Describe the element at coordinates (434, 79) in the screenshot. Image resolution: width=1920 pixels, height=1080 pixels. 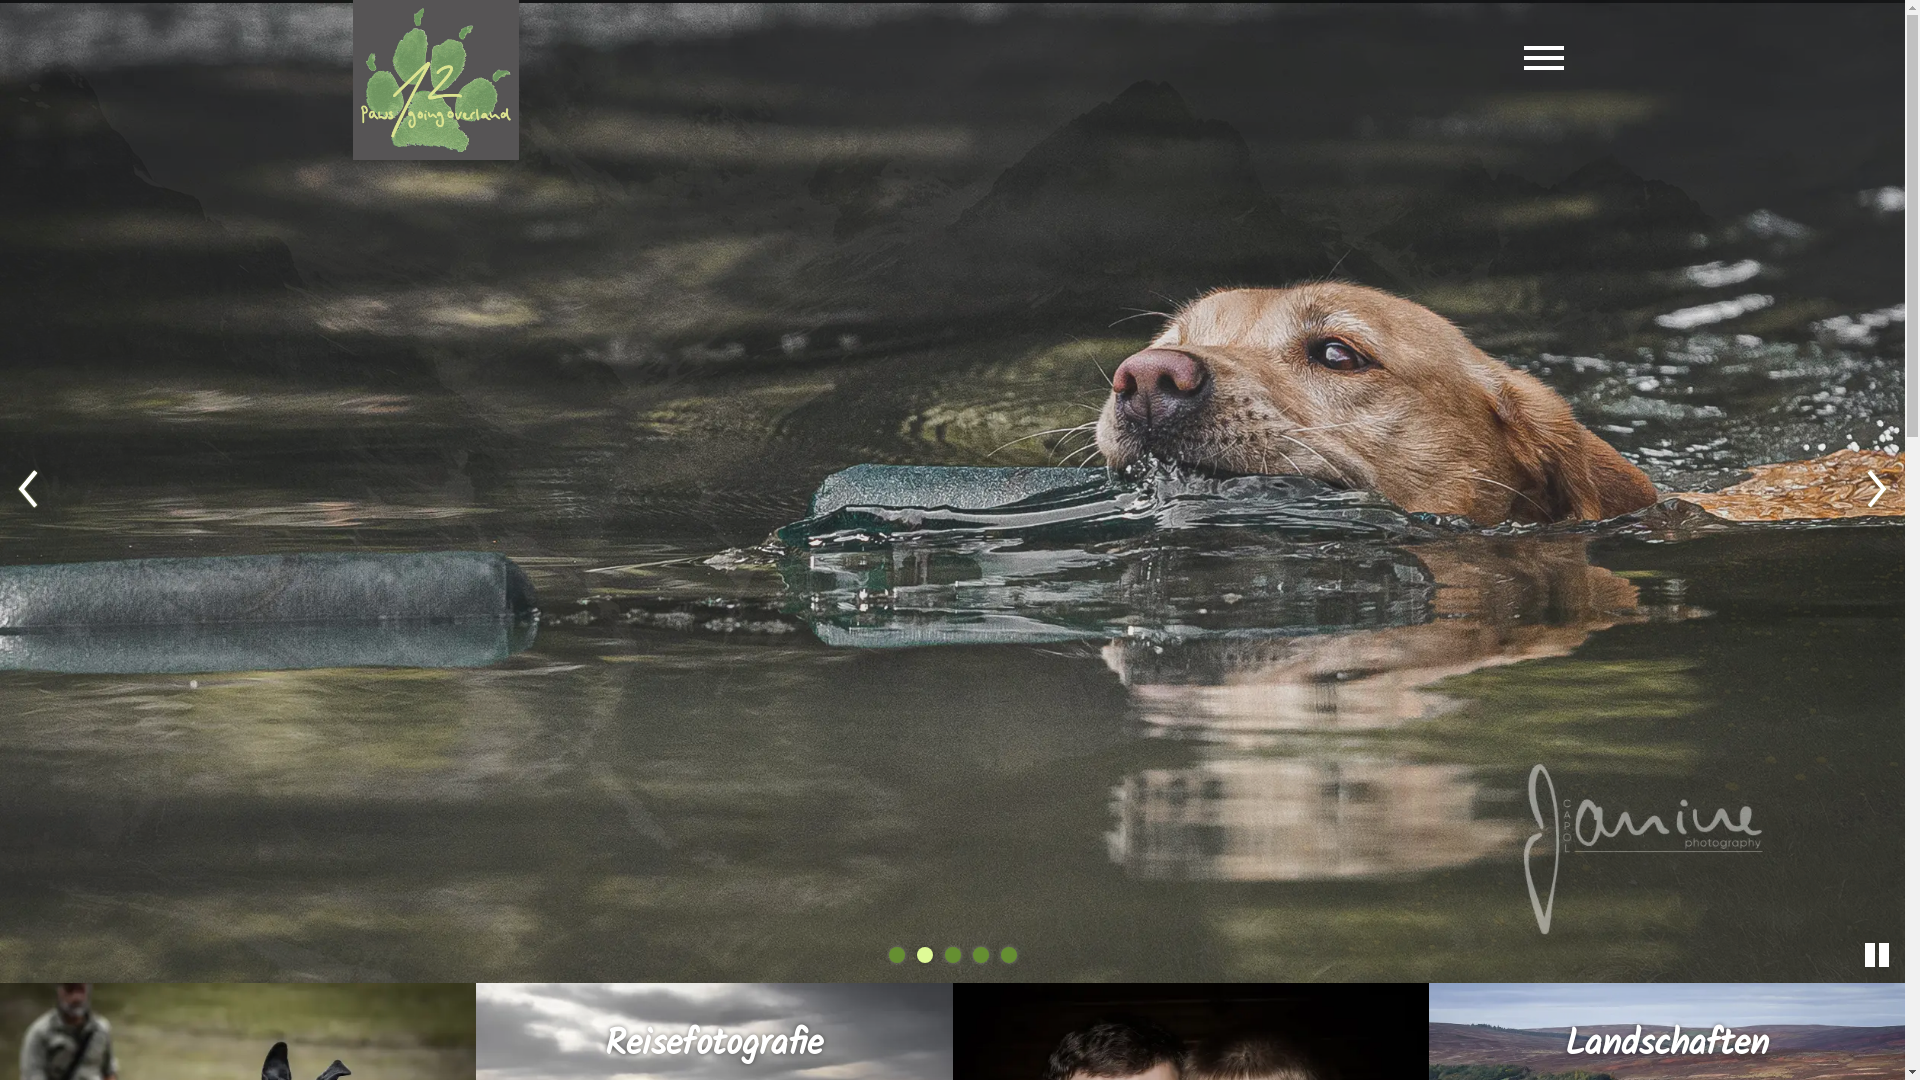
I see `'Zur Startseite'` at that location.